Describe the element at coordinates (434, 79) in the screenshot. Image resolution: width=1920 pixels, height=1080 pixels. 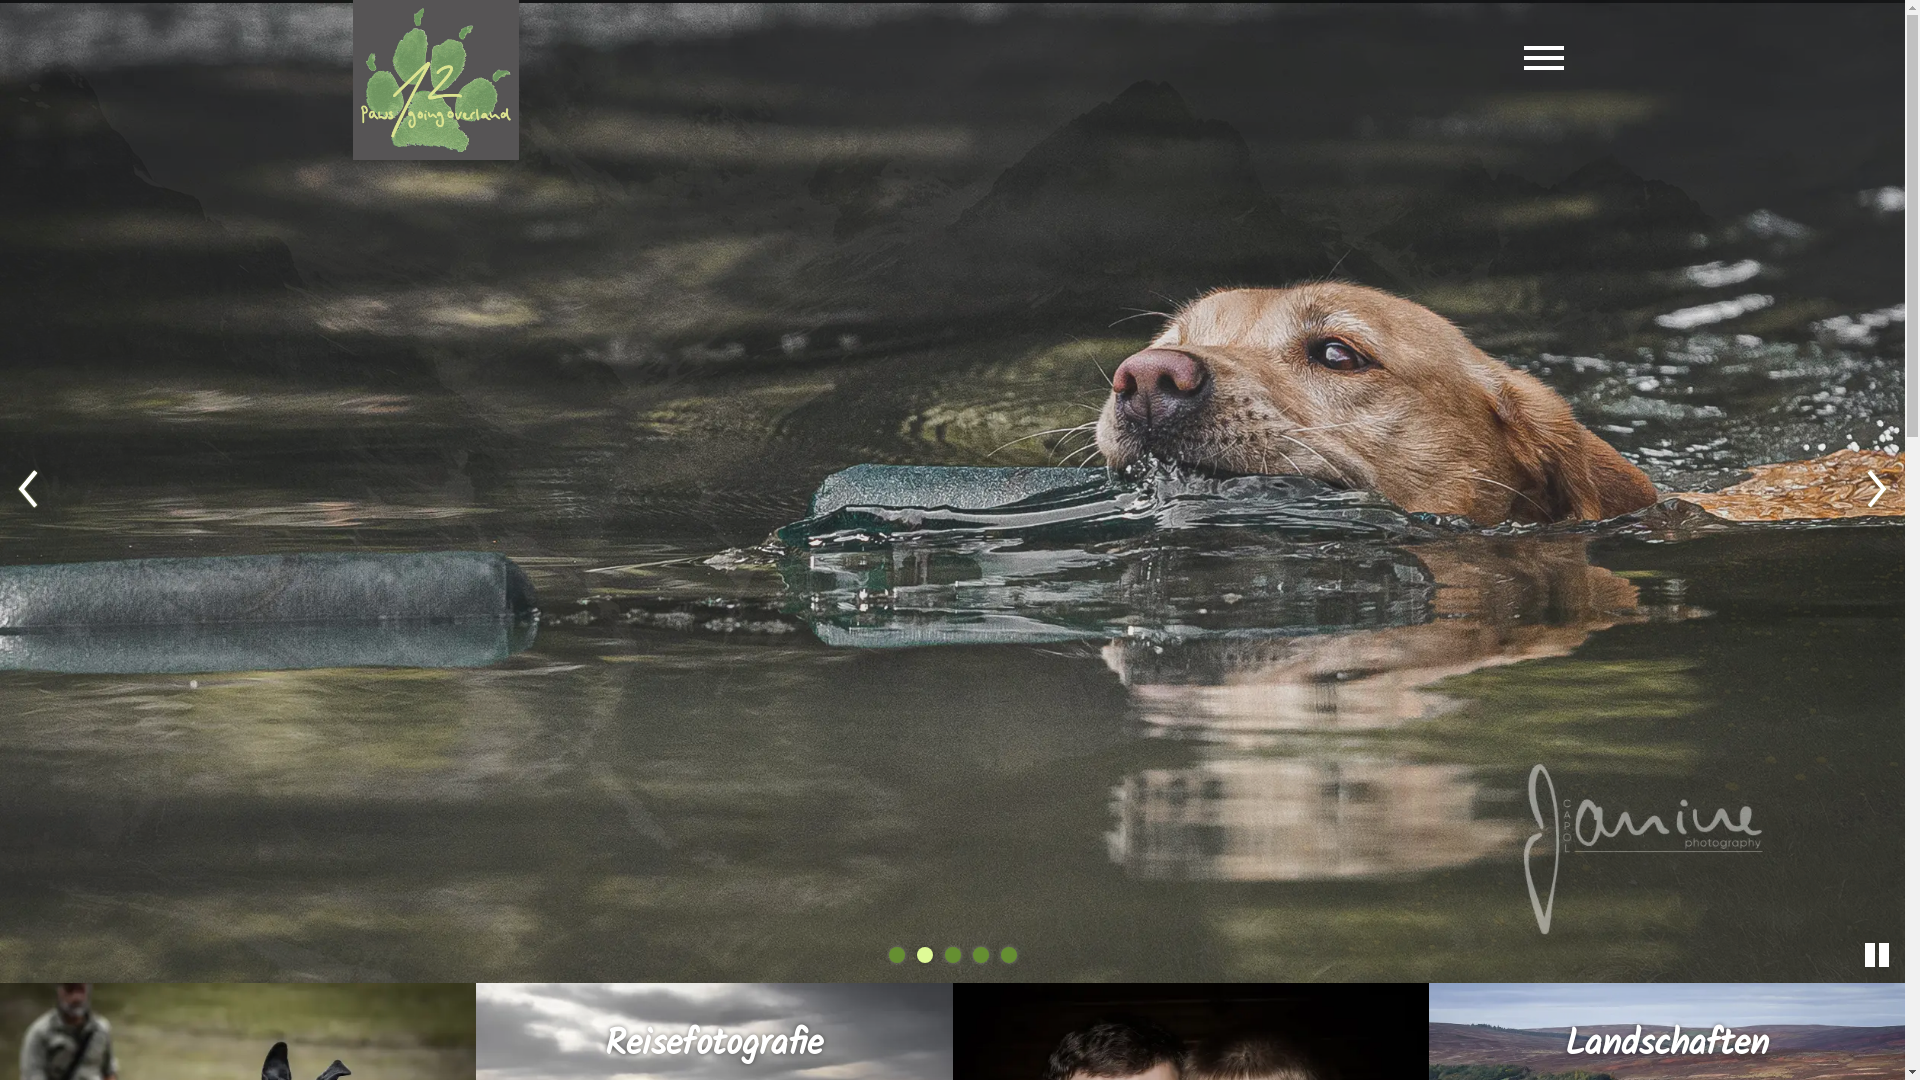
I see `'Zur Startseite'` at that location.